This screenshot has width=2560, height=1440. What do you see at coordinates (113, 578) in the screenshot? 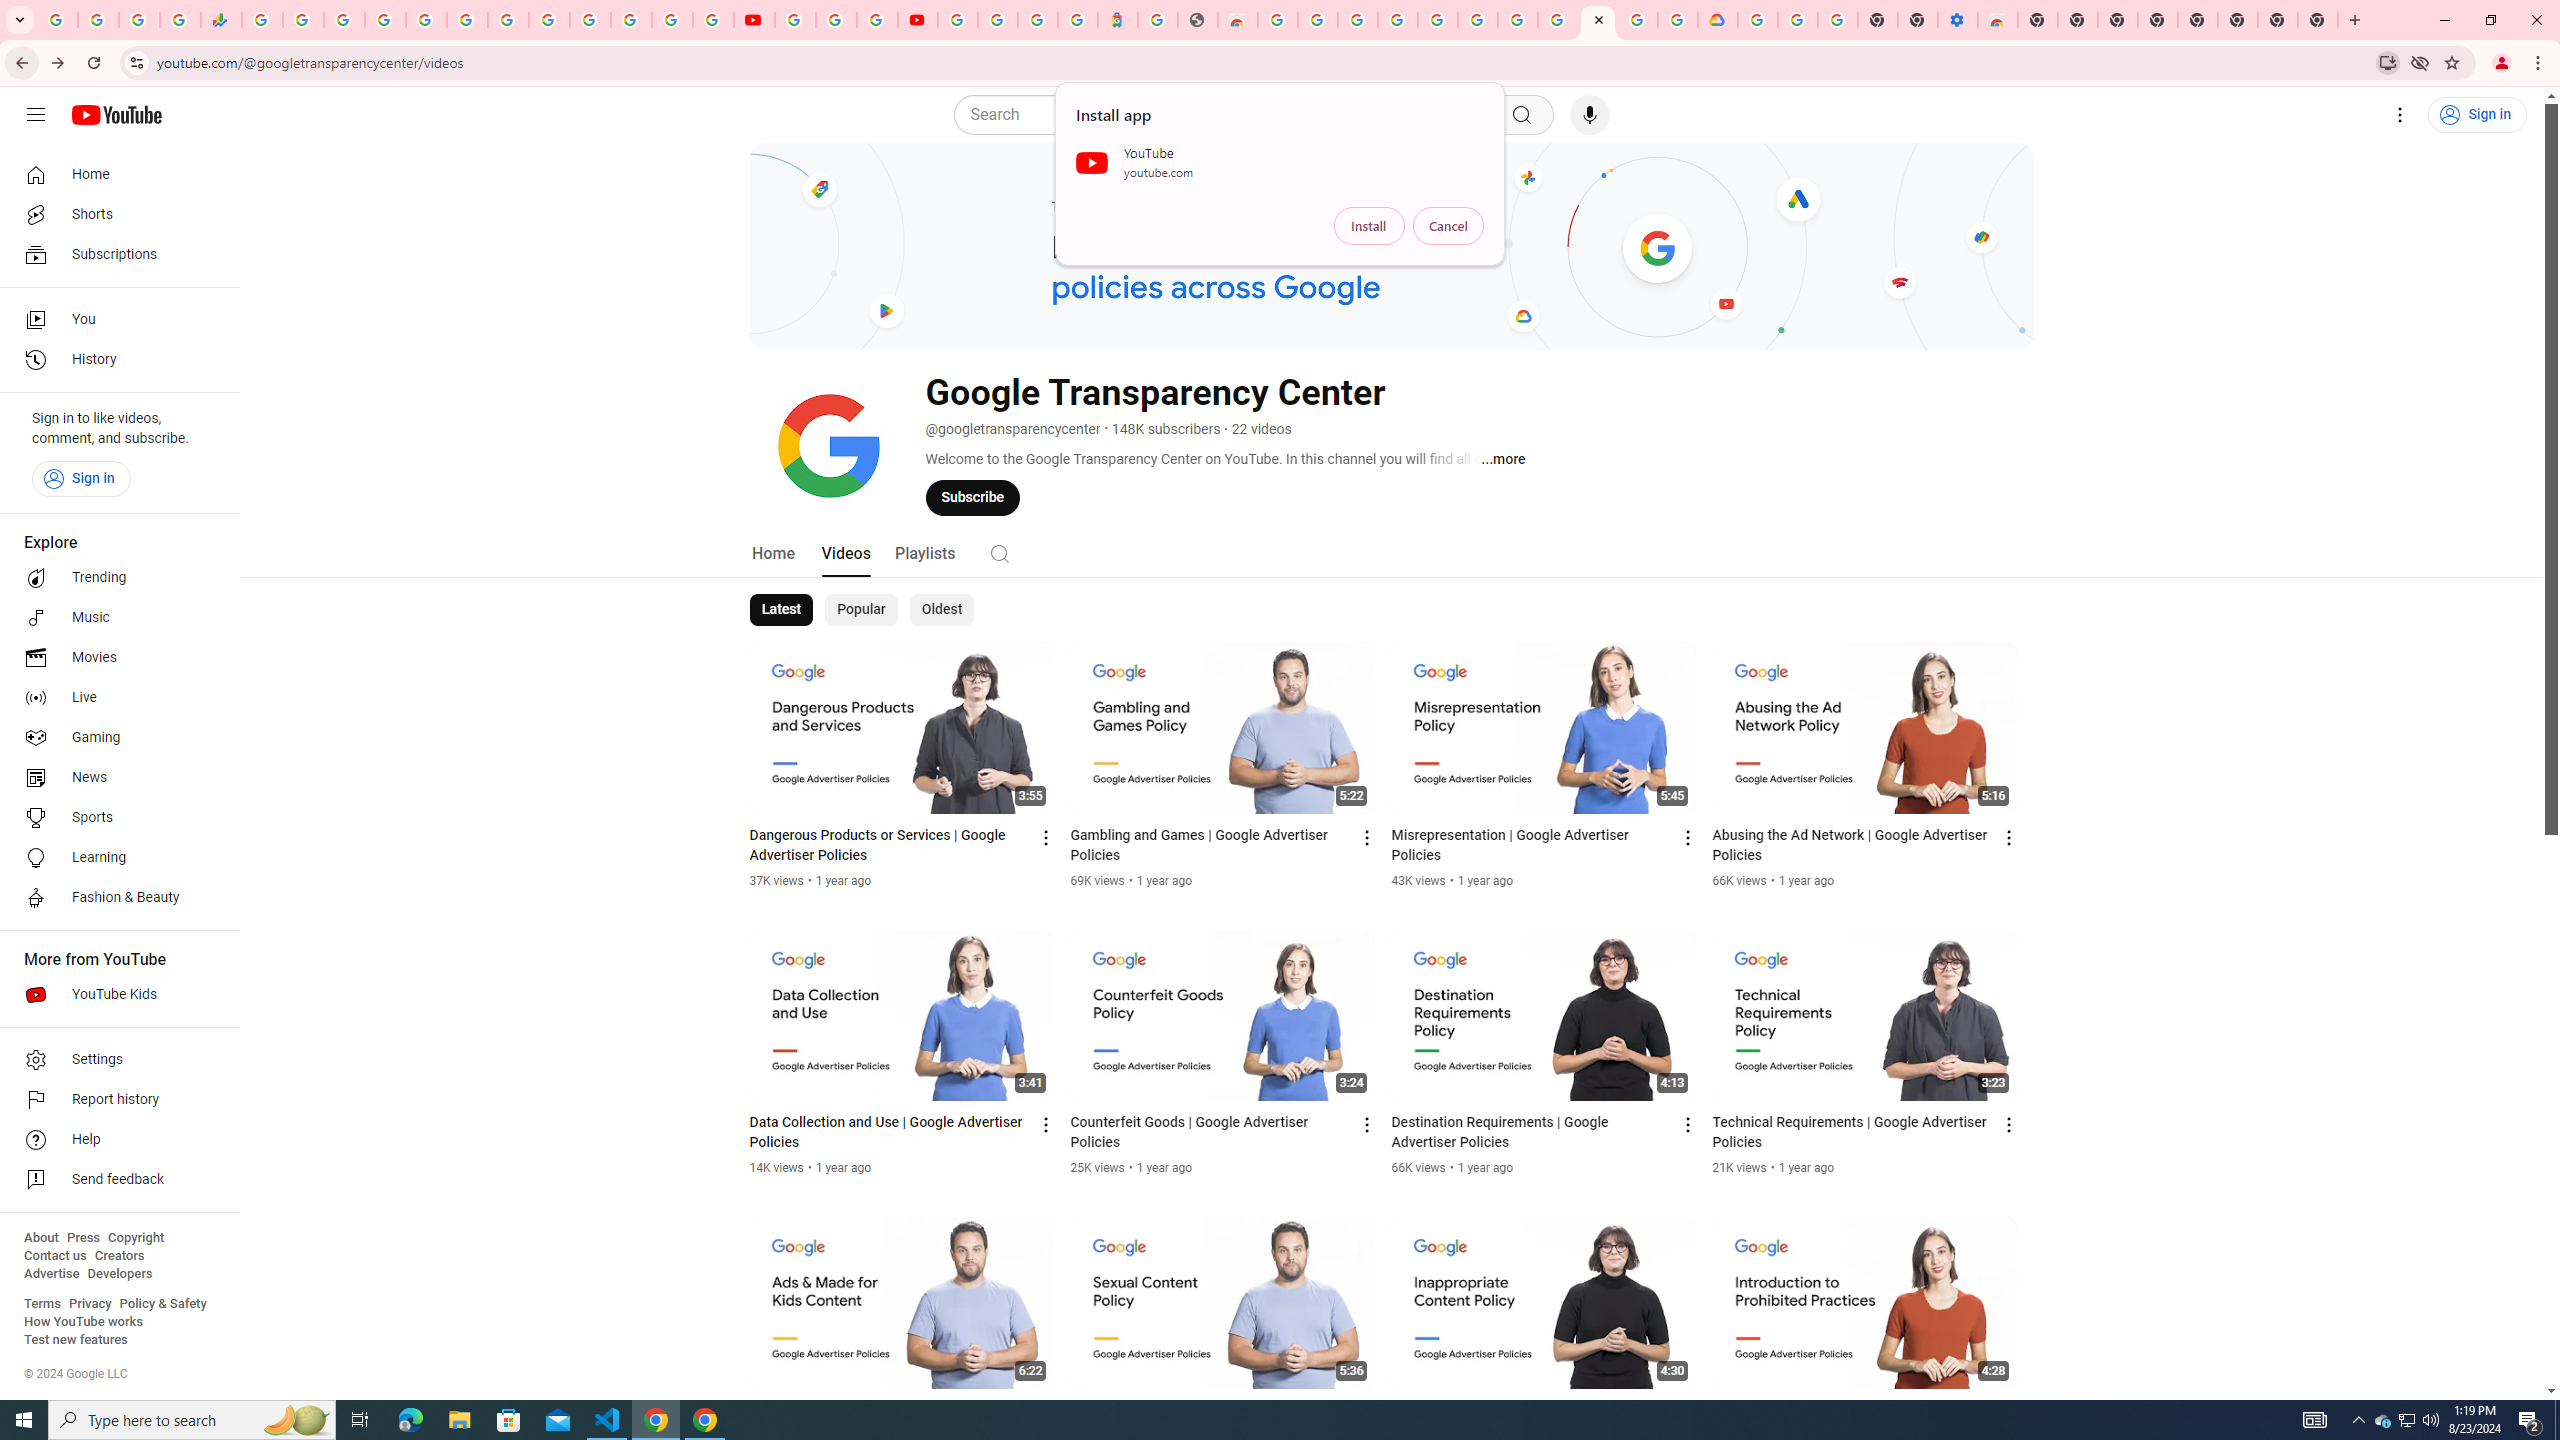
I see `'Trending'` at bounding box center [113, 578].